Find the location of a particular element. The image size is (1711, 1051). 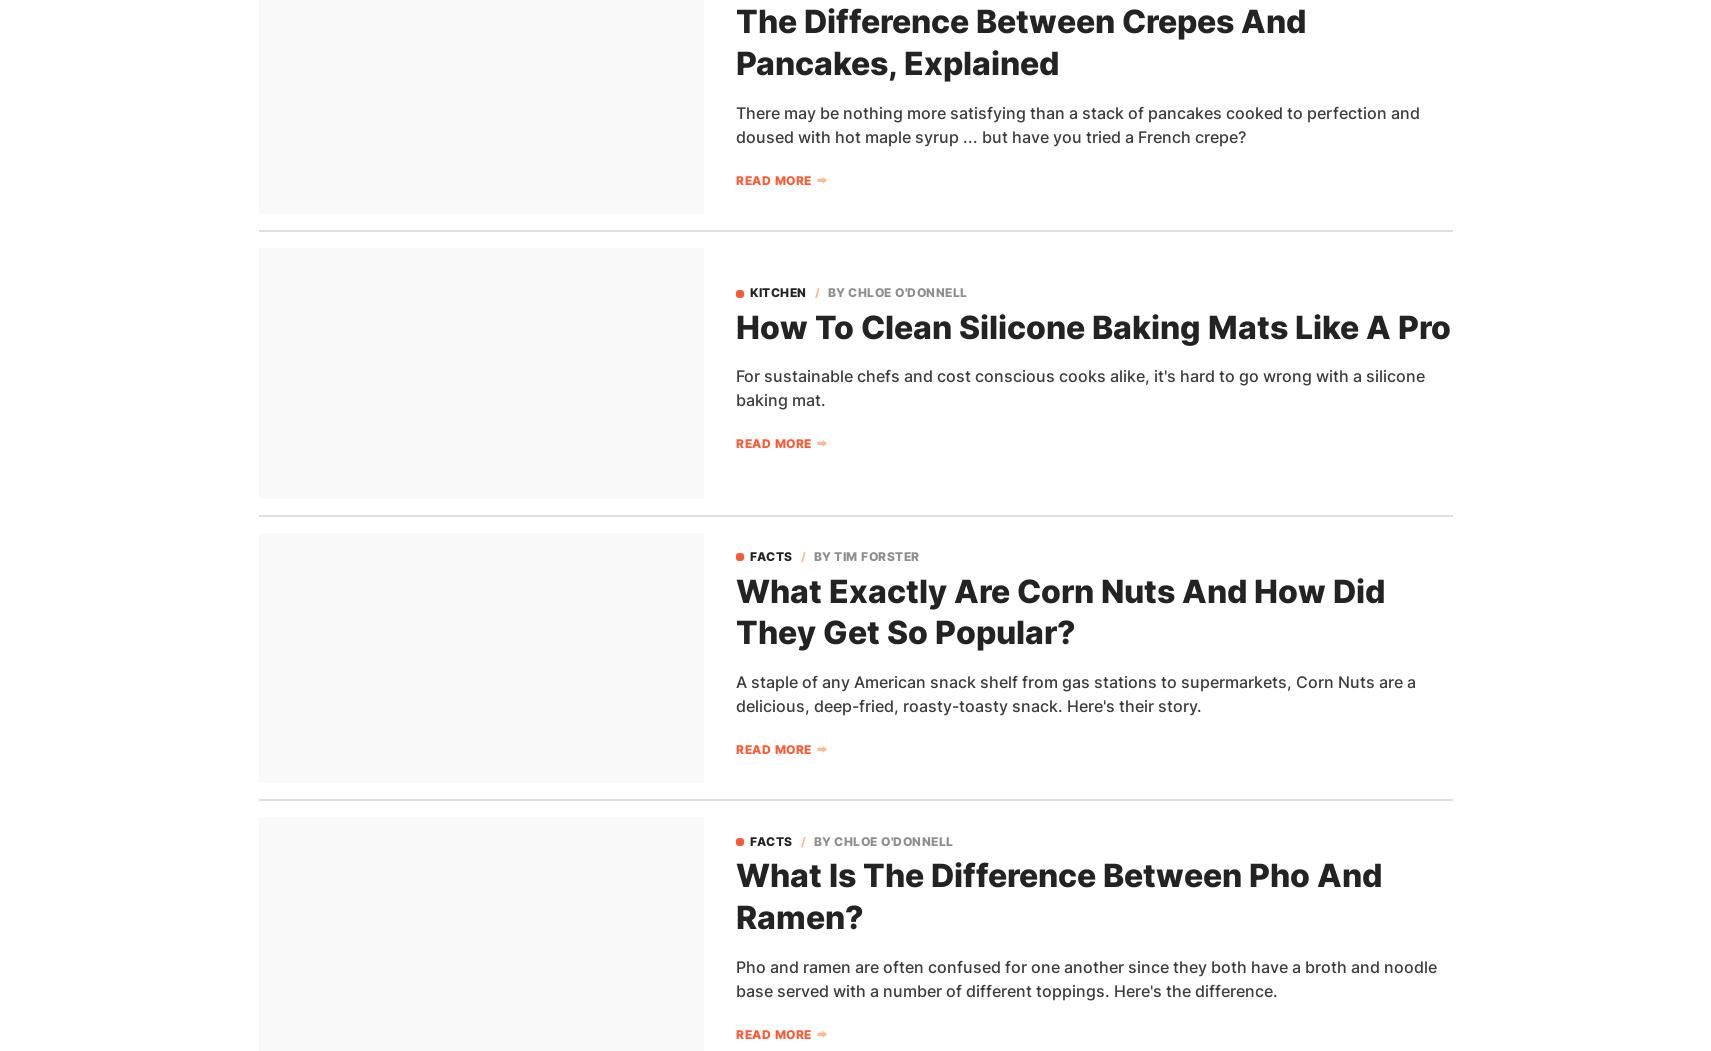

'Tim Forster' is located at coordinates (876, 555).